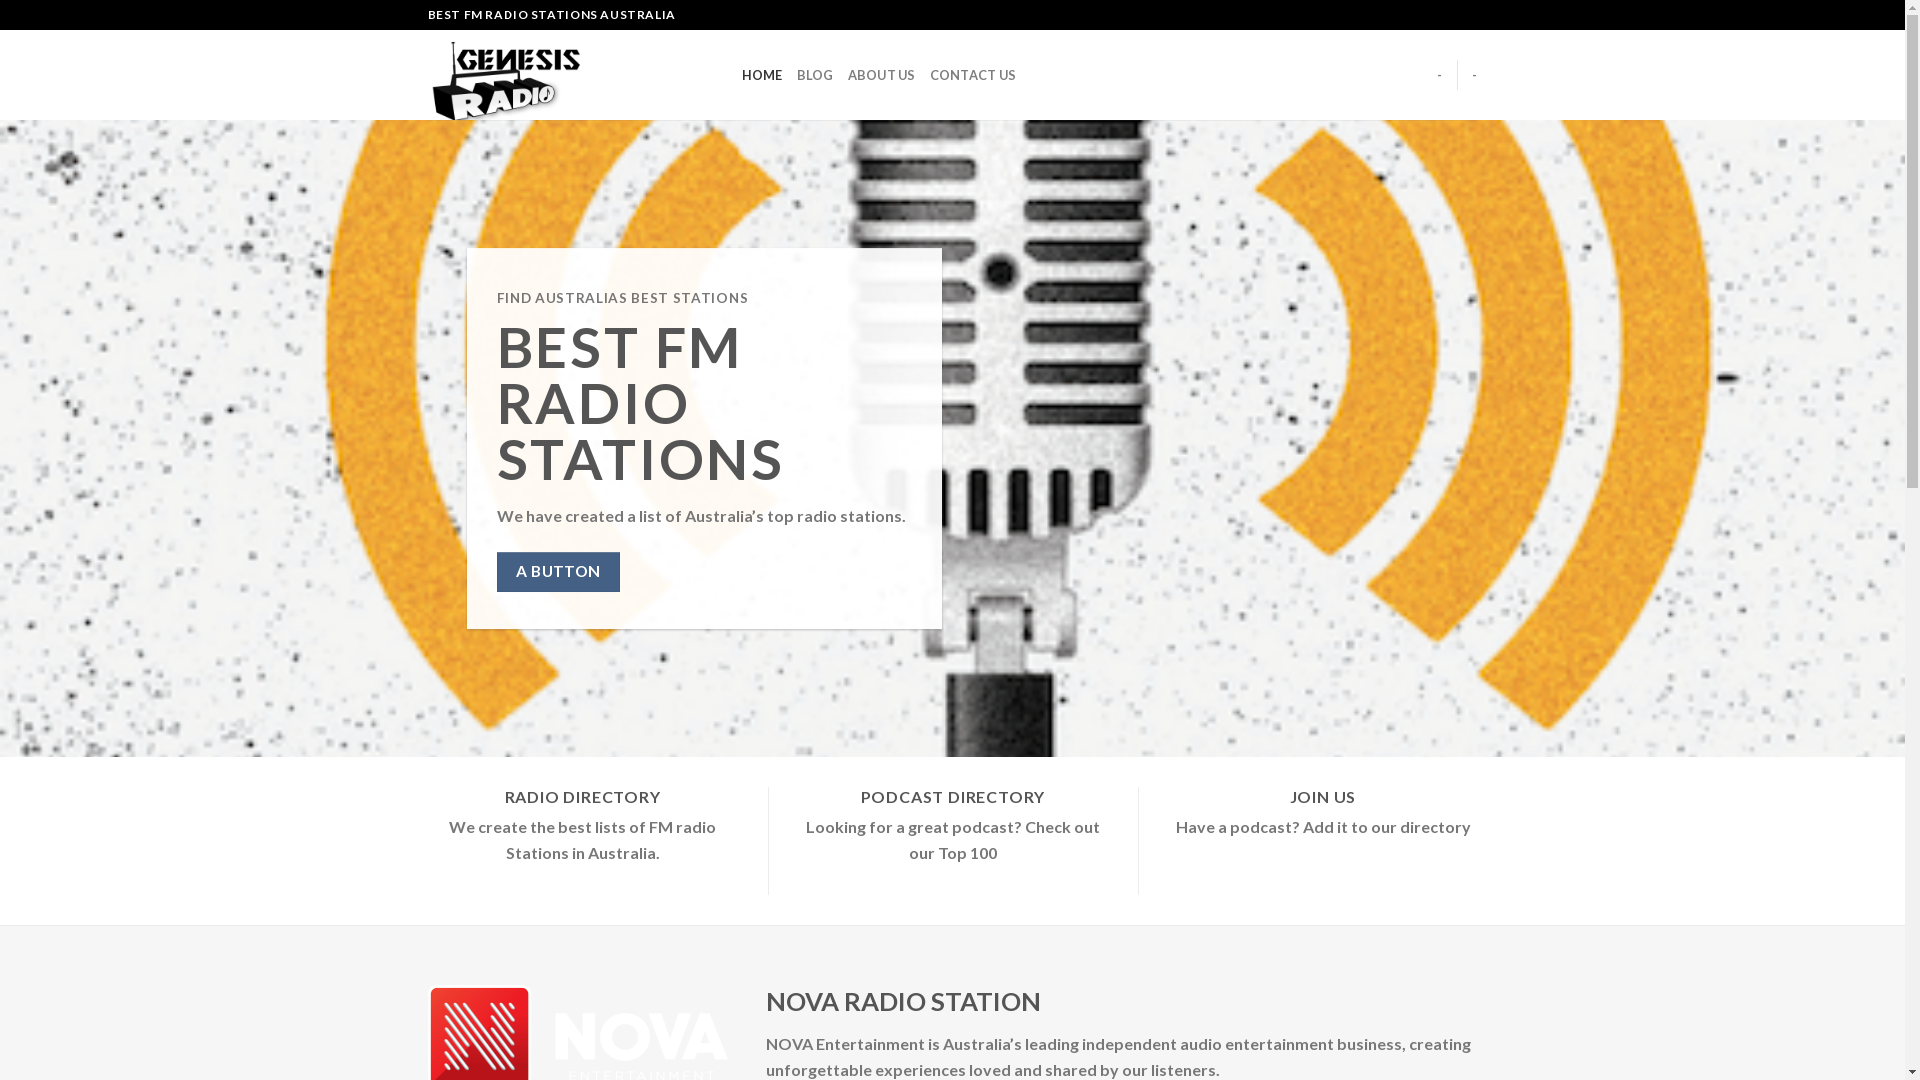  Describe the element at coordinates (557, 571) in the screenshot. I see `'A BUTTON'` at that location.